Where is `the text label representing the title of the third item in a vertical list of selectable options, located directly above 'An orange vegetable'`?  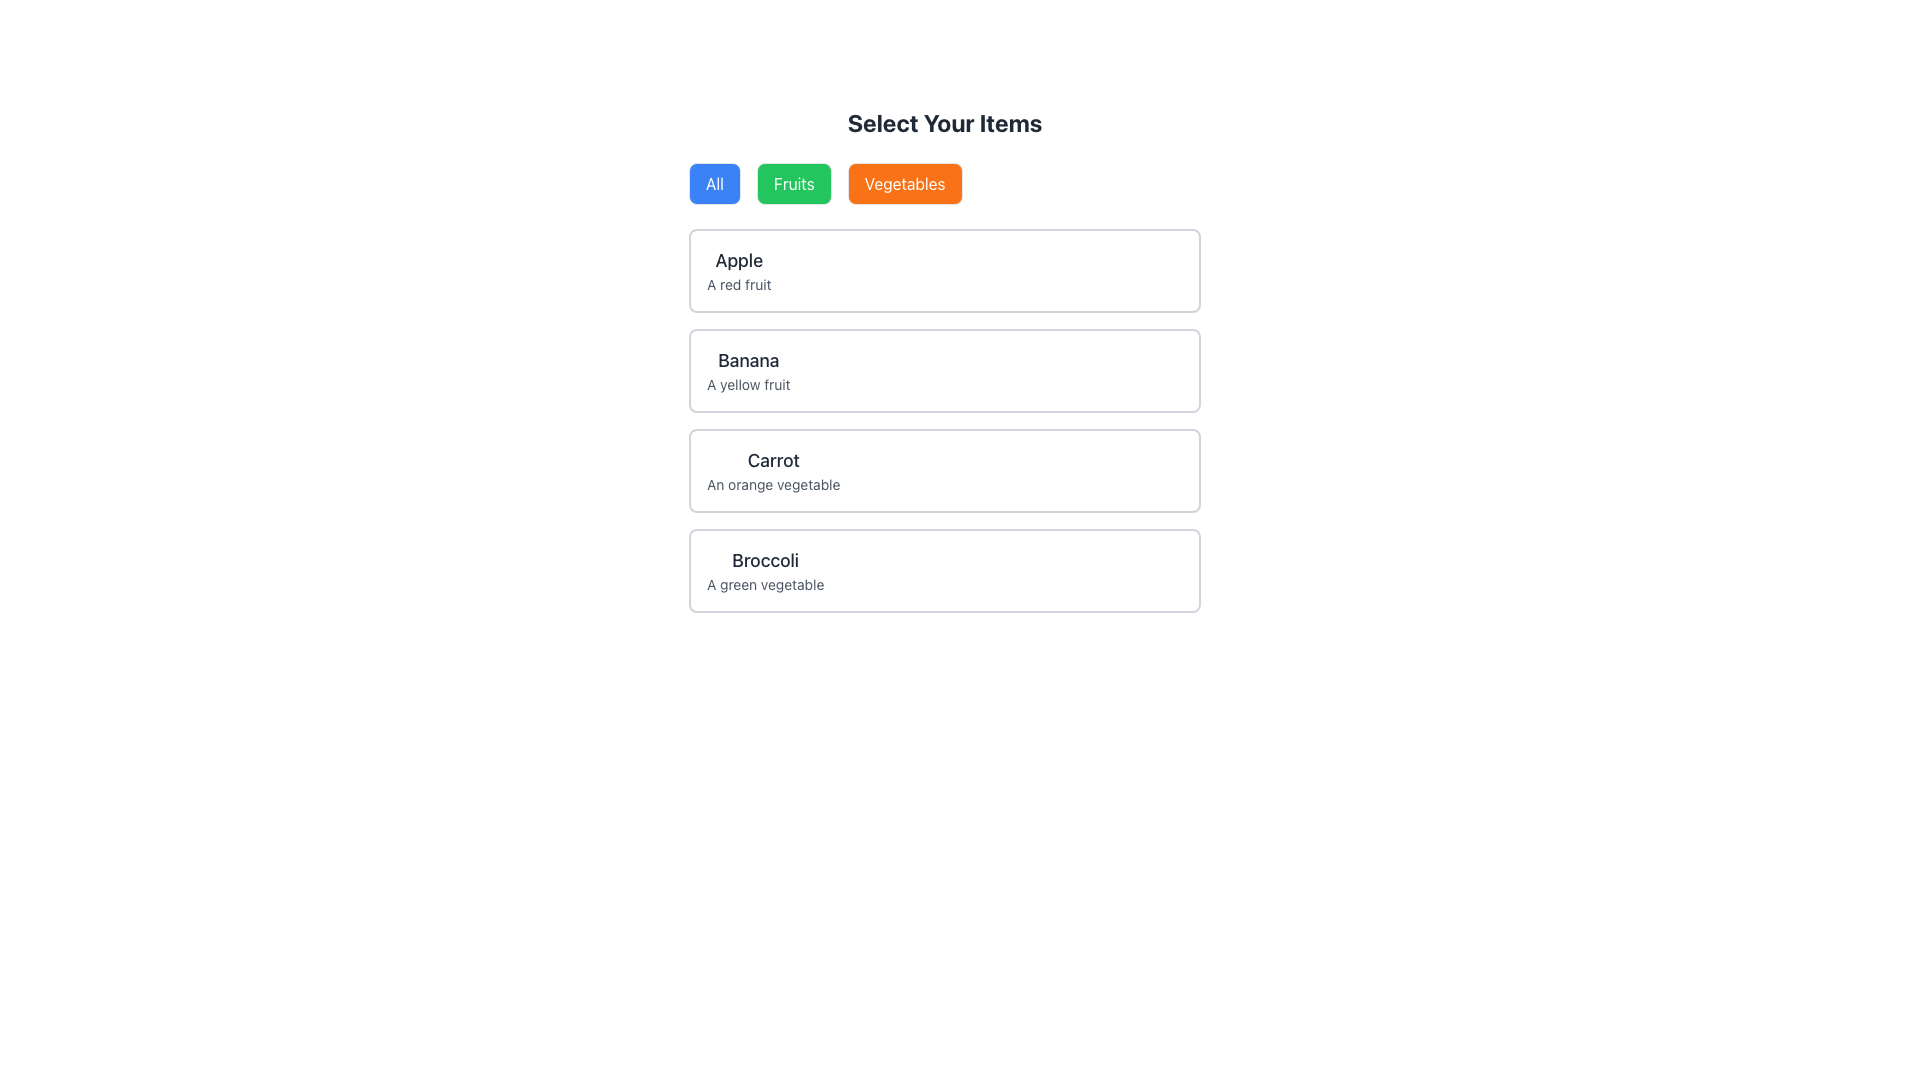
the text label representing the title of the third item in a vertical list of selectable options, located directly above 'An orange vegetable' is located at coordinates (772, 461).